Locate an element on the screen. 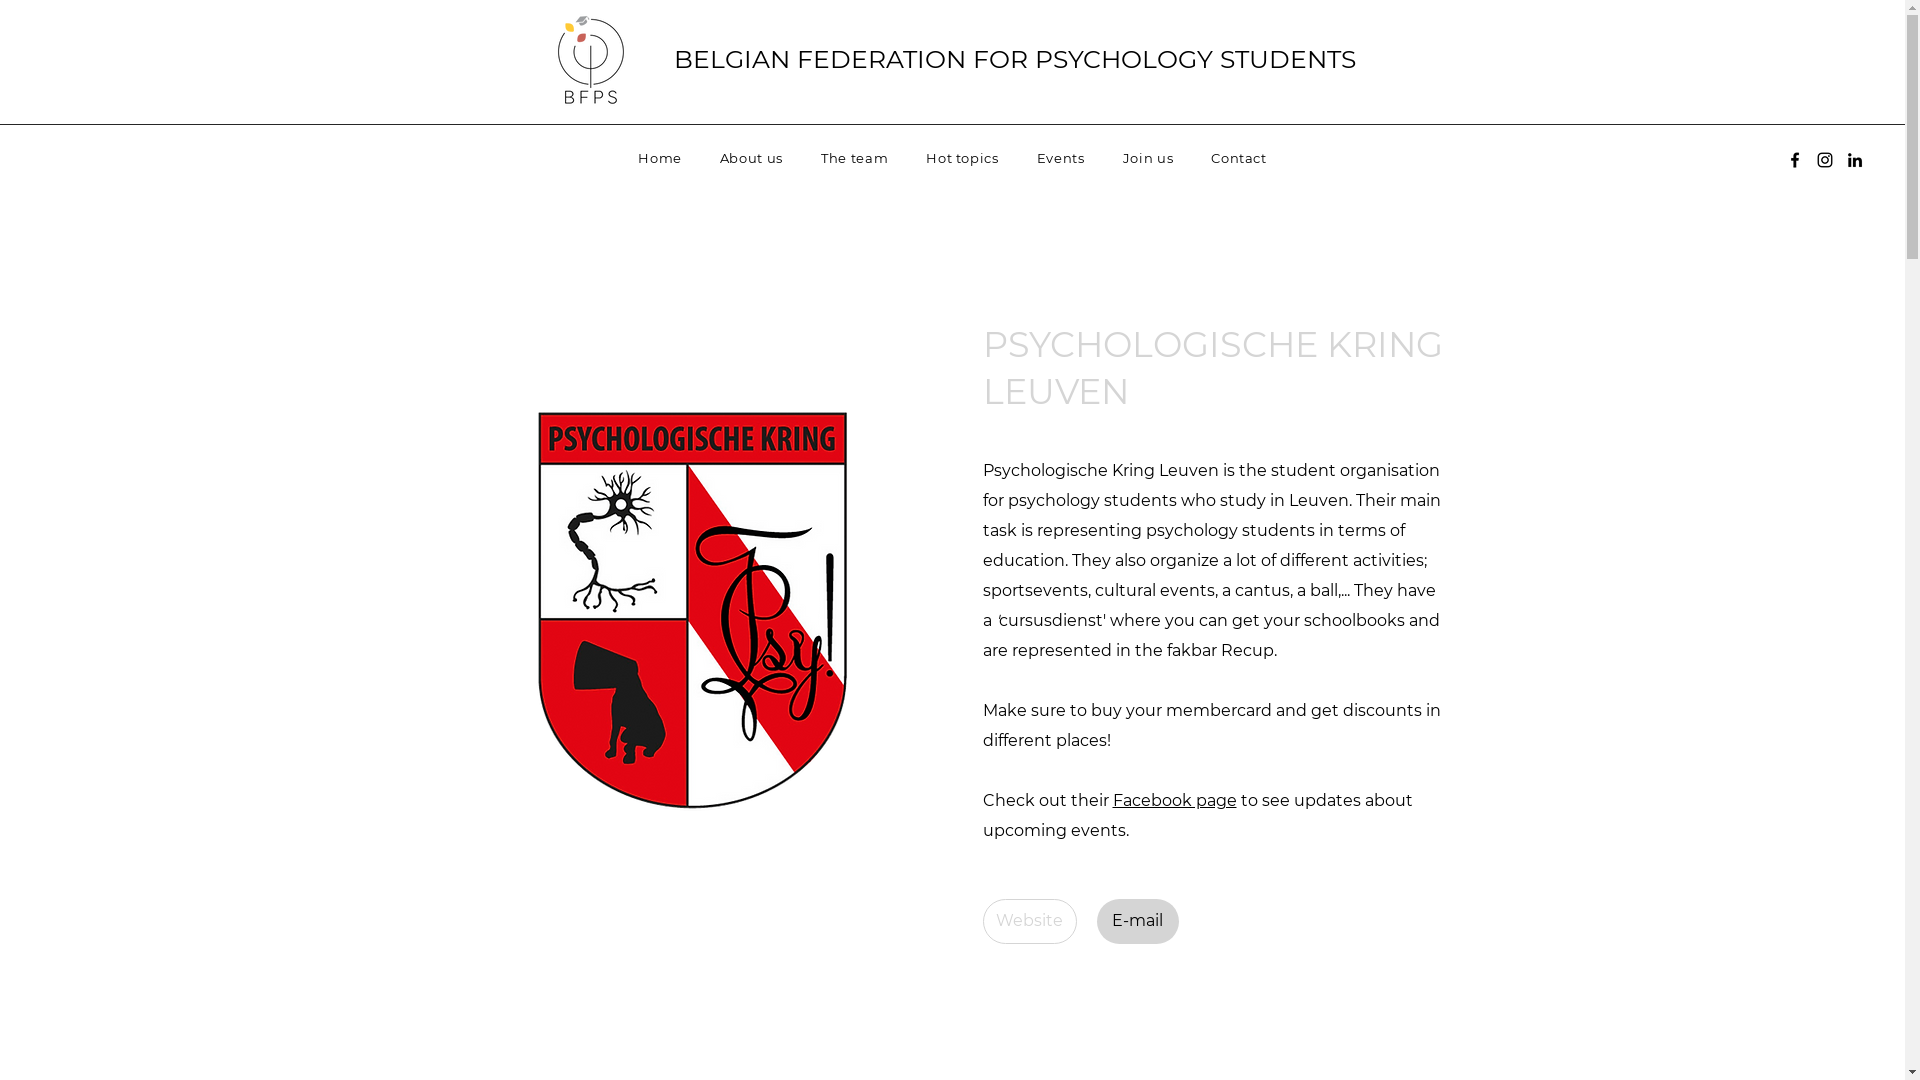 Image resolution: width=1920 pixels, height=1080 pixels. 'Events' is located at coordinates (1022, 157).